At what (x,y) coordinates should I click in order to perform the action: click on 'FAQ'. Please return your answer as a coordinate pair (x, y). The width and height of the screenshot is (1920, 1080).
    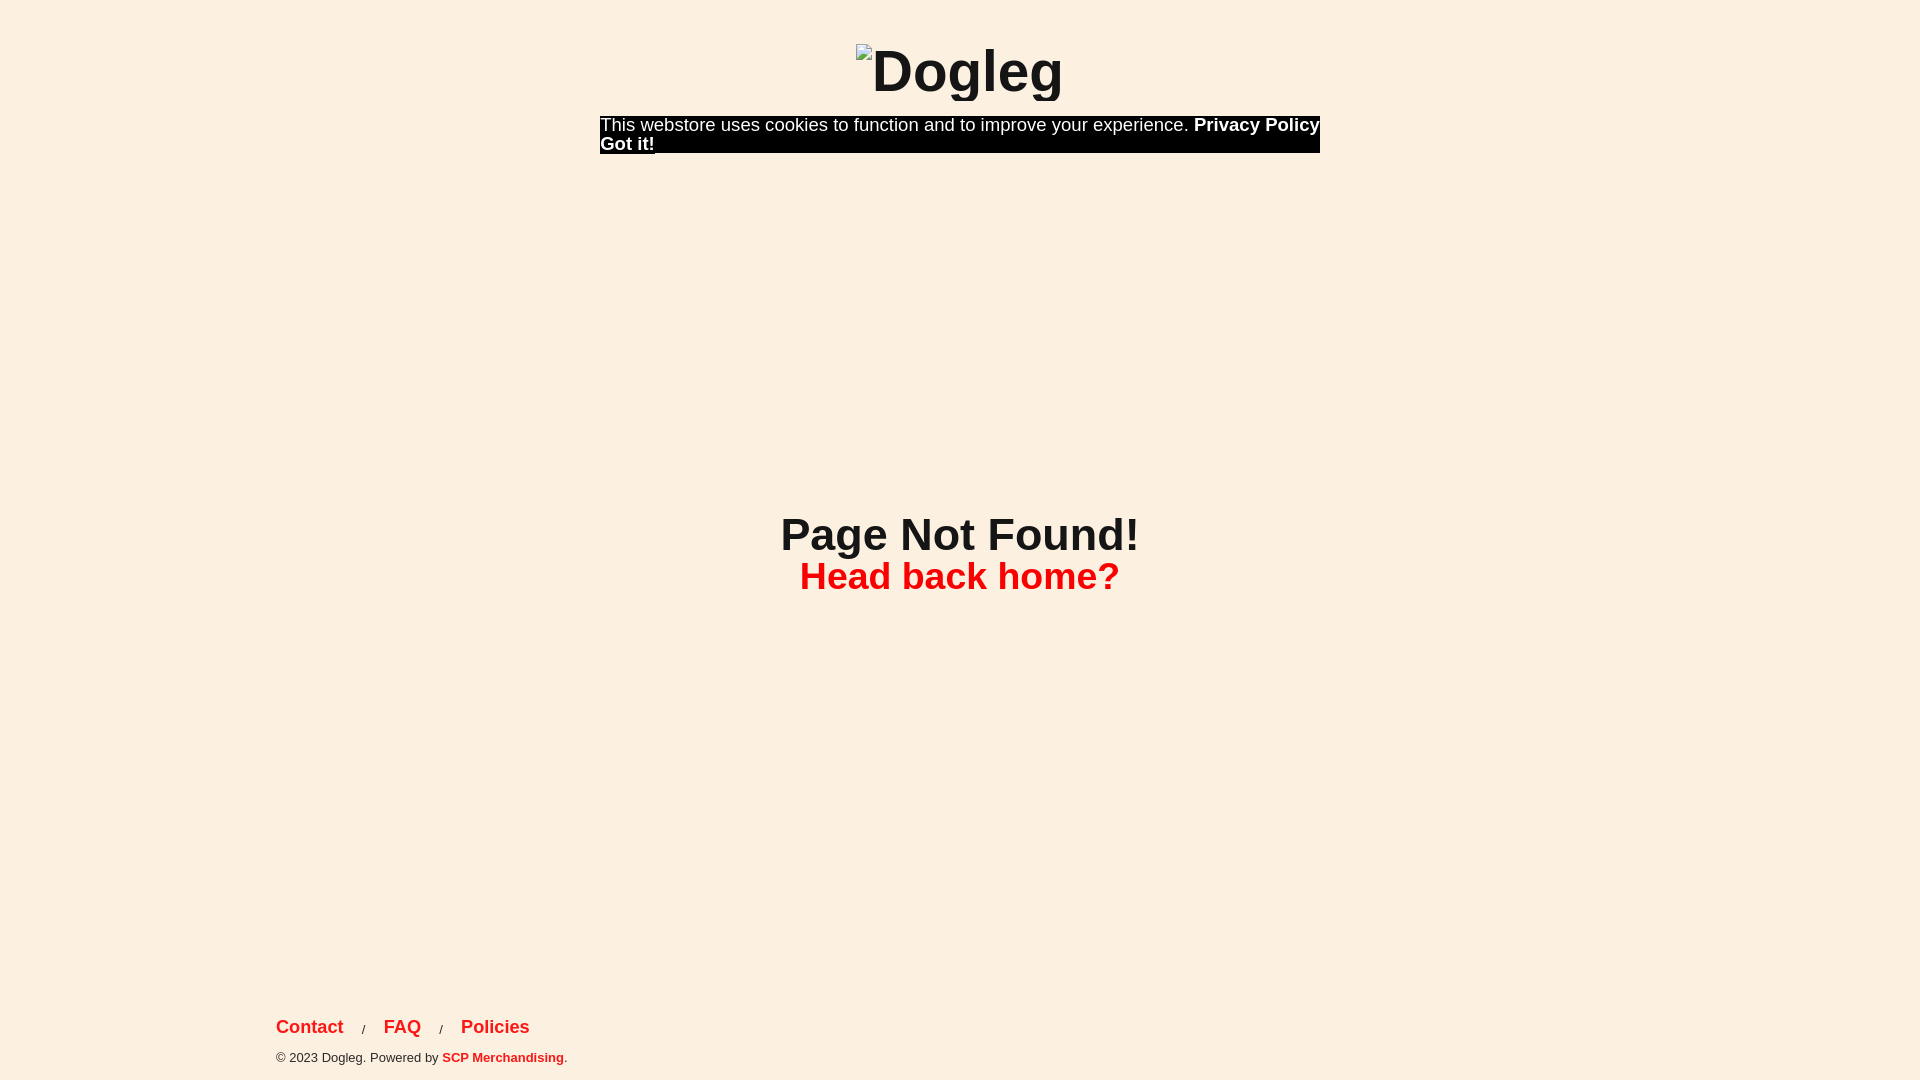
    Looking at the image, I should click on (401, 1027).